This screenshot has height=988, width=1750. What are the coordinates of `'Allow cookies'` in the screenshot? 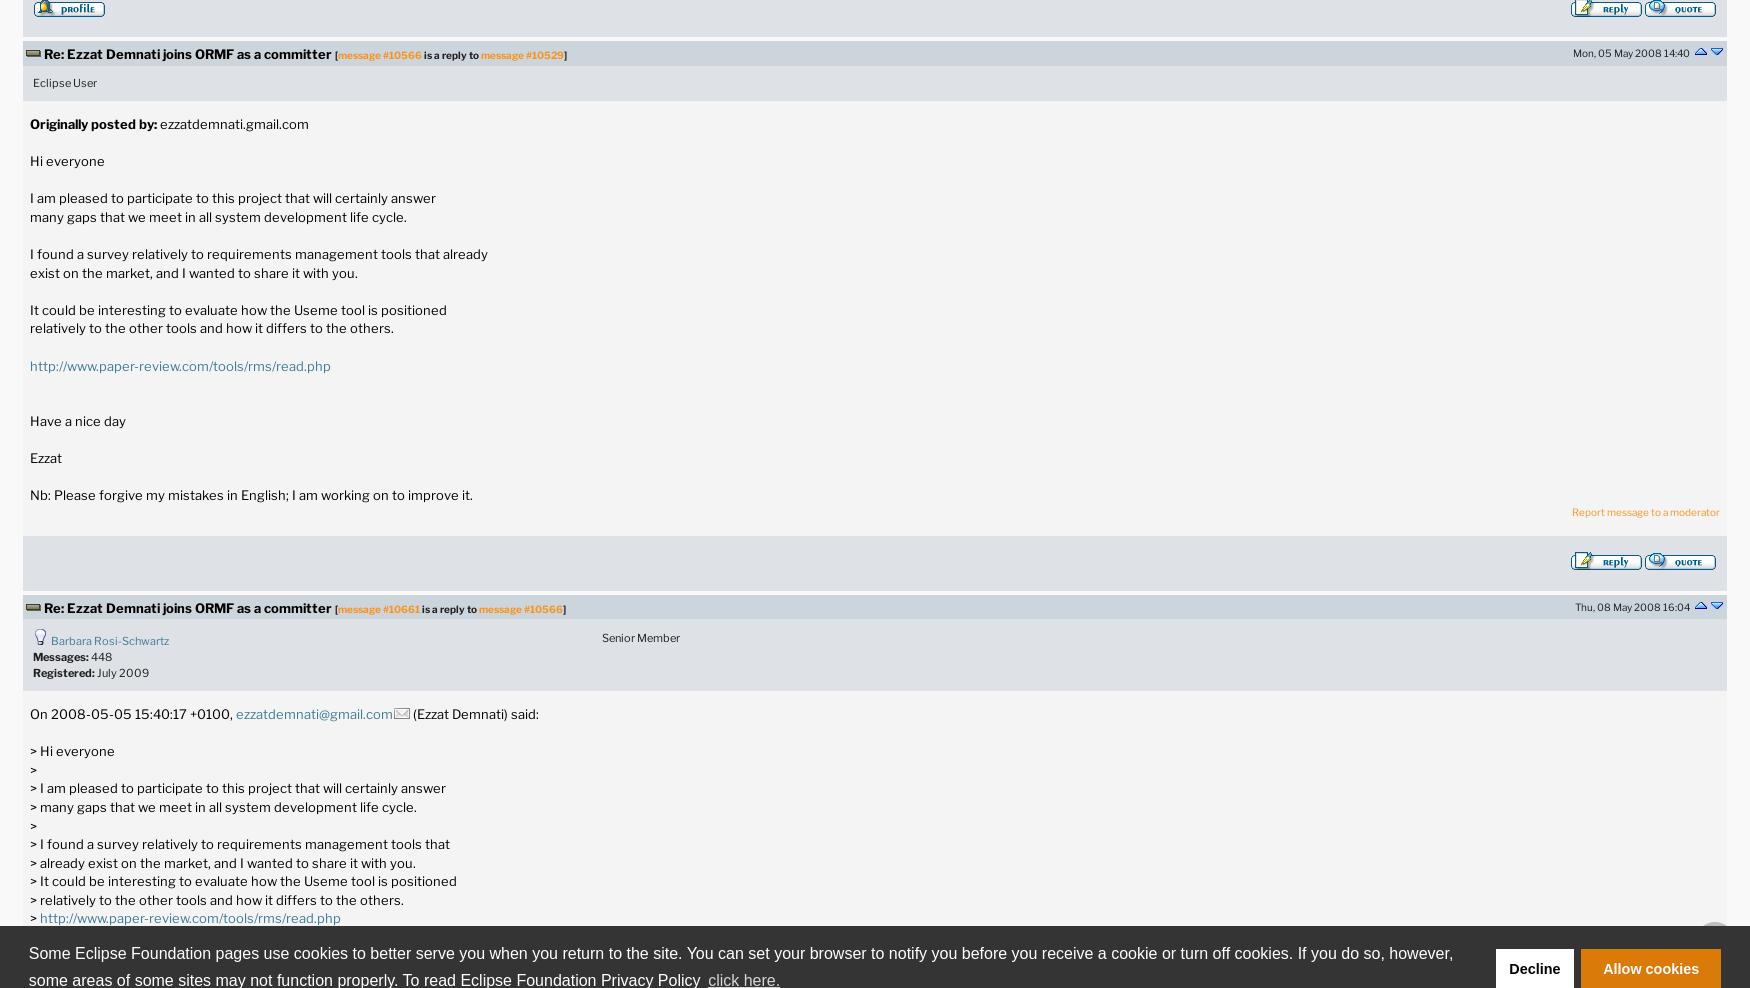 It's located at (1603, 968).